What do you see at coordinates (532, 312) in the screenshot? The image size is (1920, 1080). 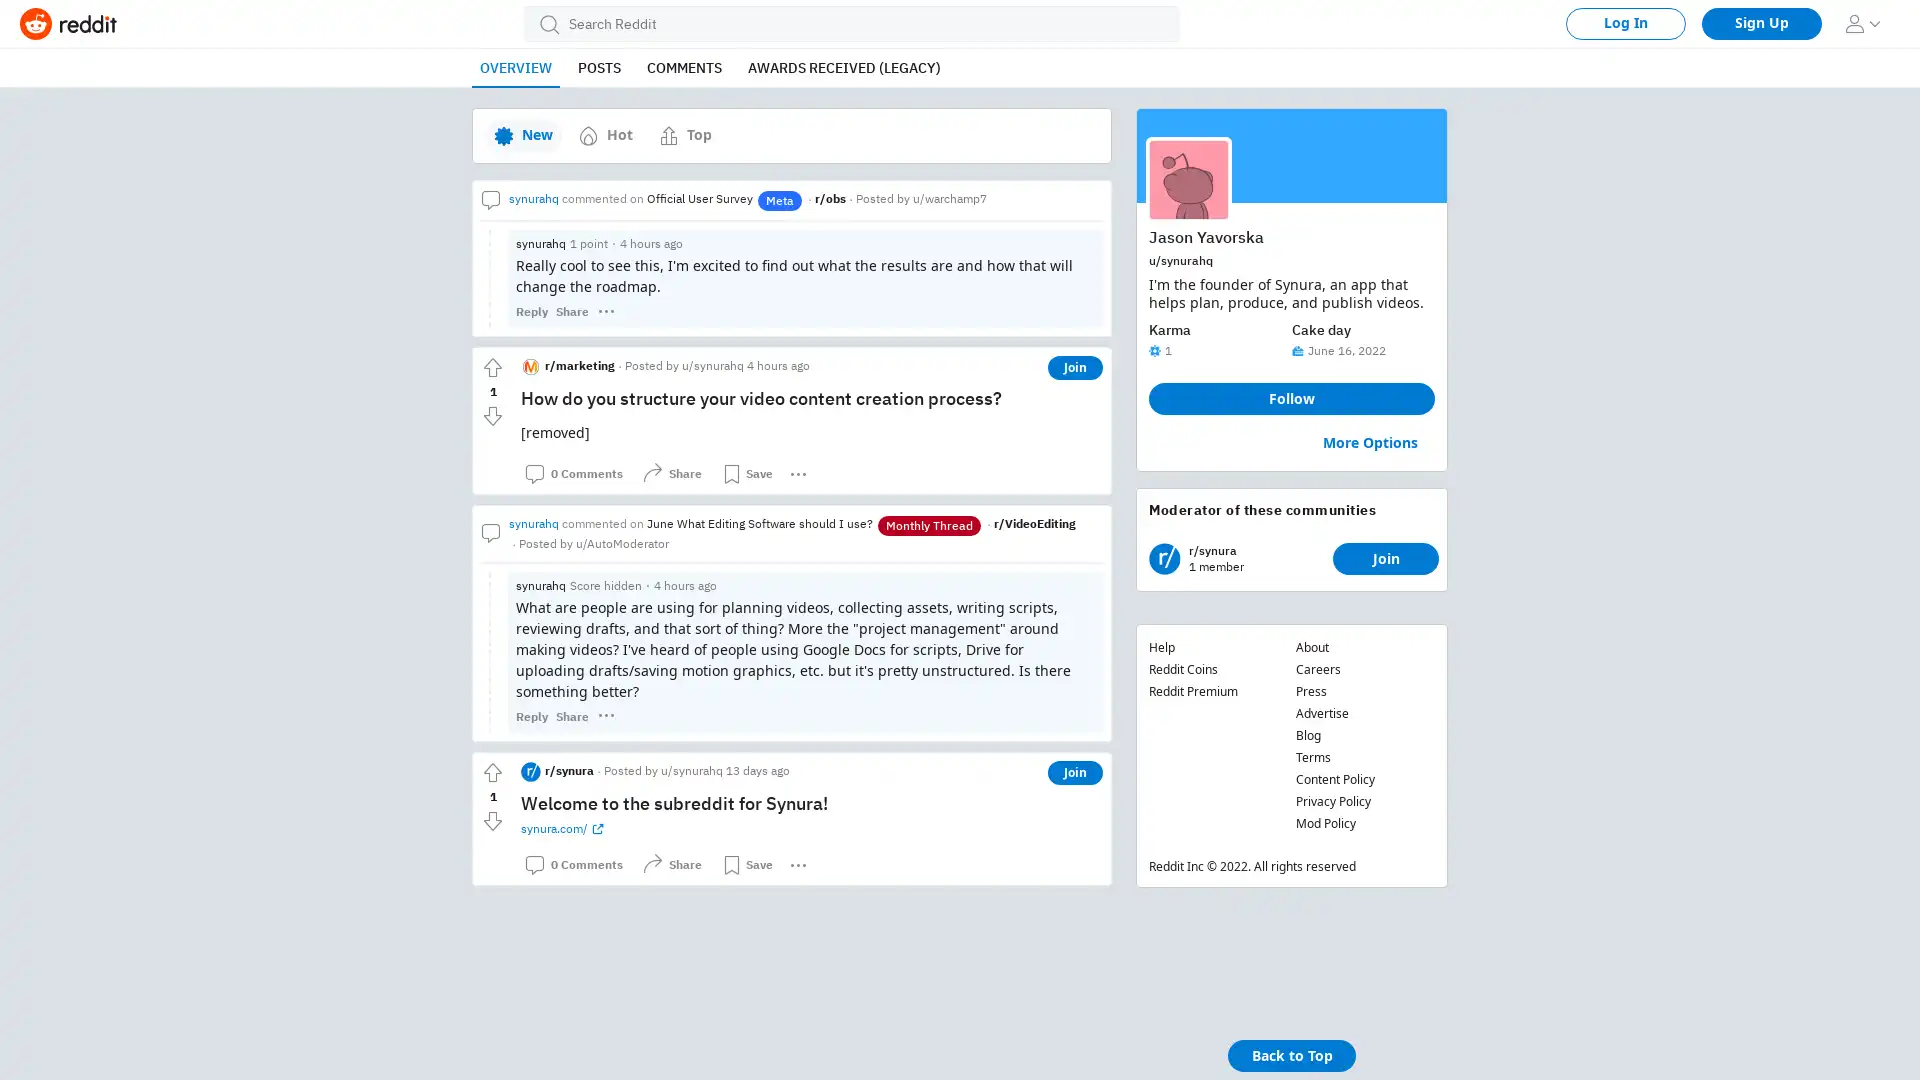 I see `Reply` at bounding box center [532, 312].